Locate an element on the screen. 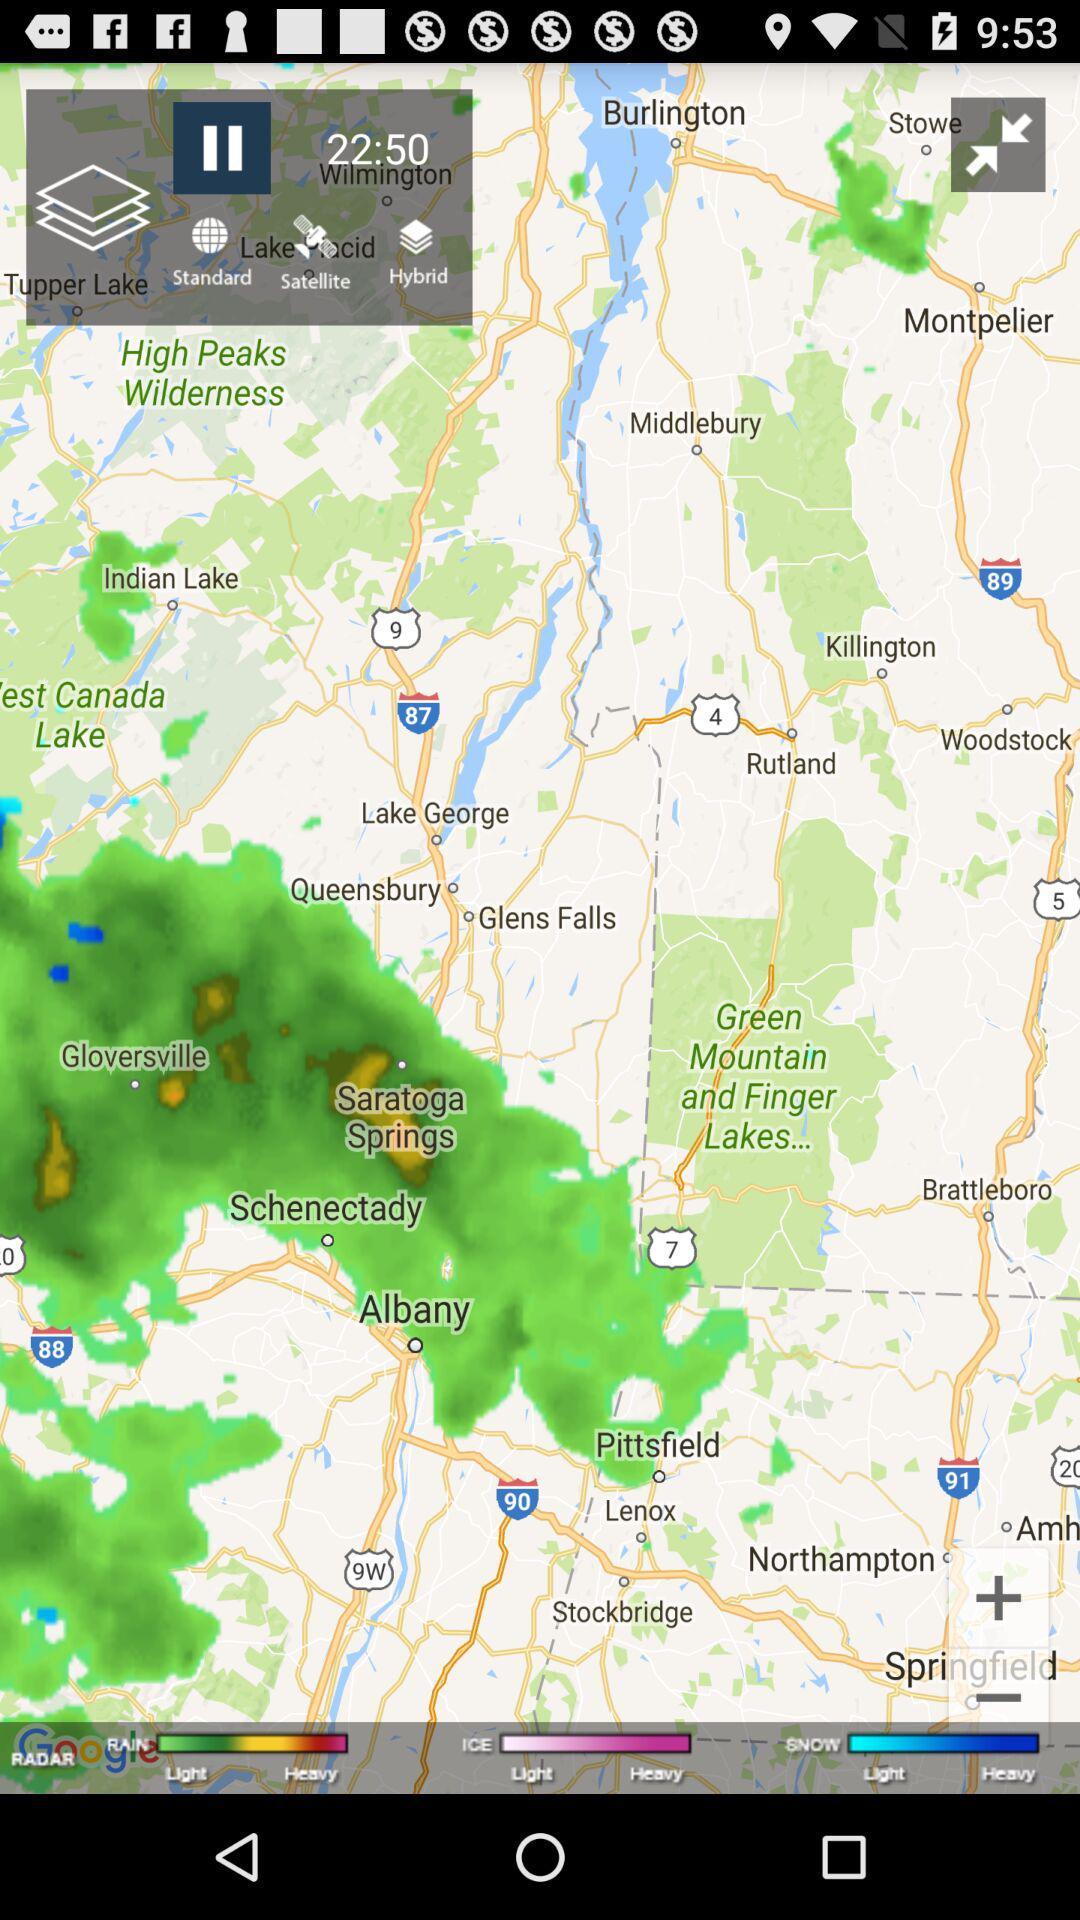  the fullscreen icon is located at coordinates (998, 153).